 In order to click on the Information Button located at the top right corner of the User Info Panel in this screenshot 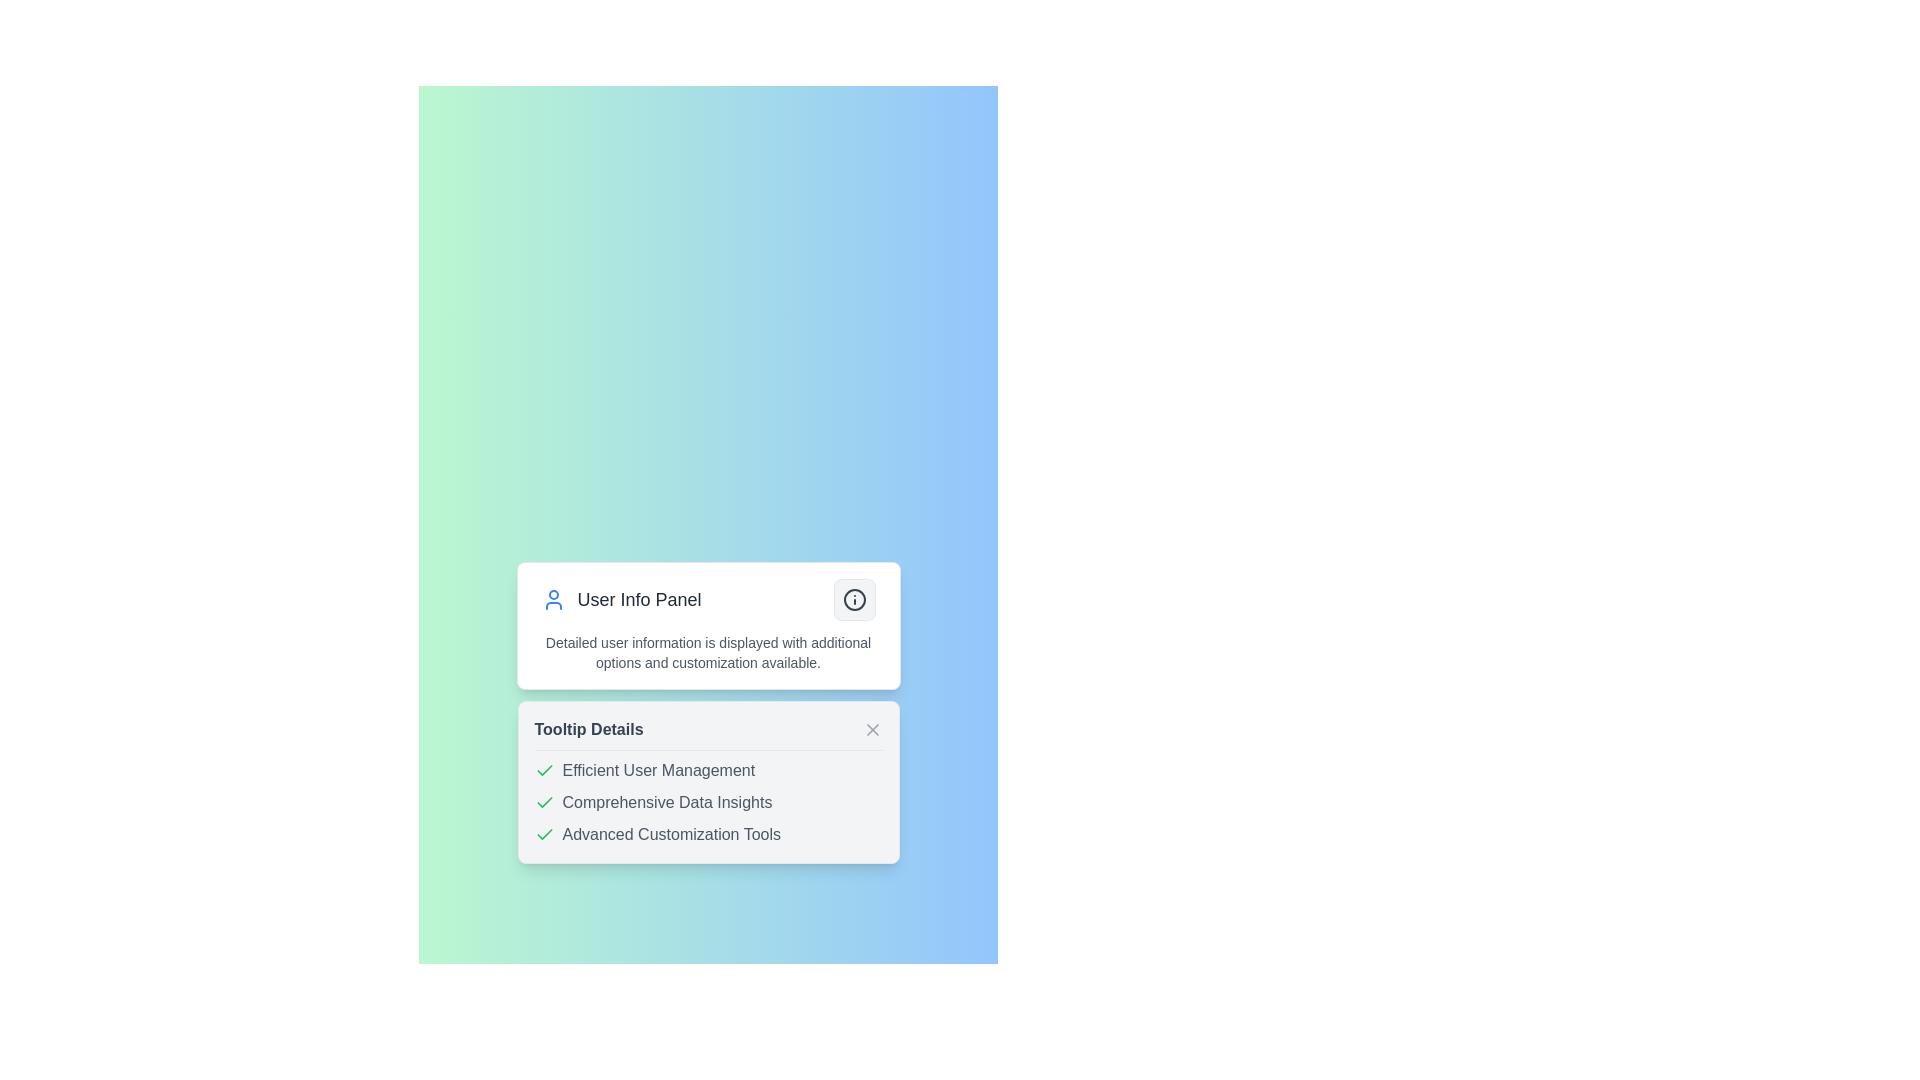, I will do `click(854, 599)`.